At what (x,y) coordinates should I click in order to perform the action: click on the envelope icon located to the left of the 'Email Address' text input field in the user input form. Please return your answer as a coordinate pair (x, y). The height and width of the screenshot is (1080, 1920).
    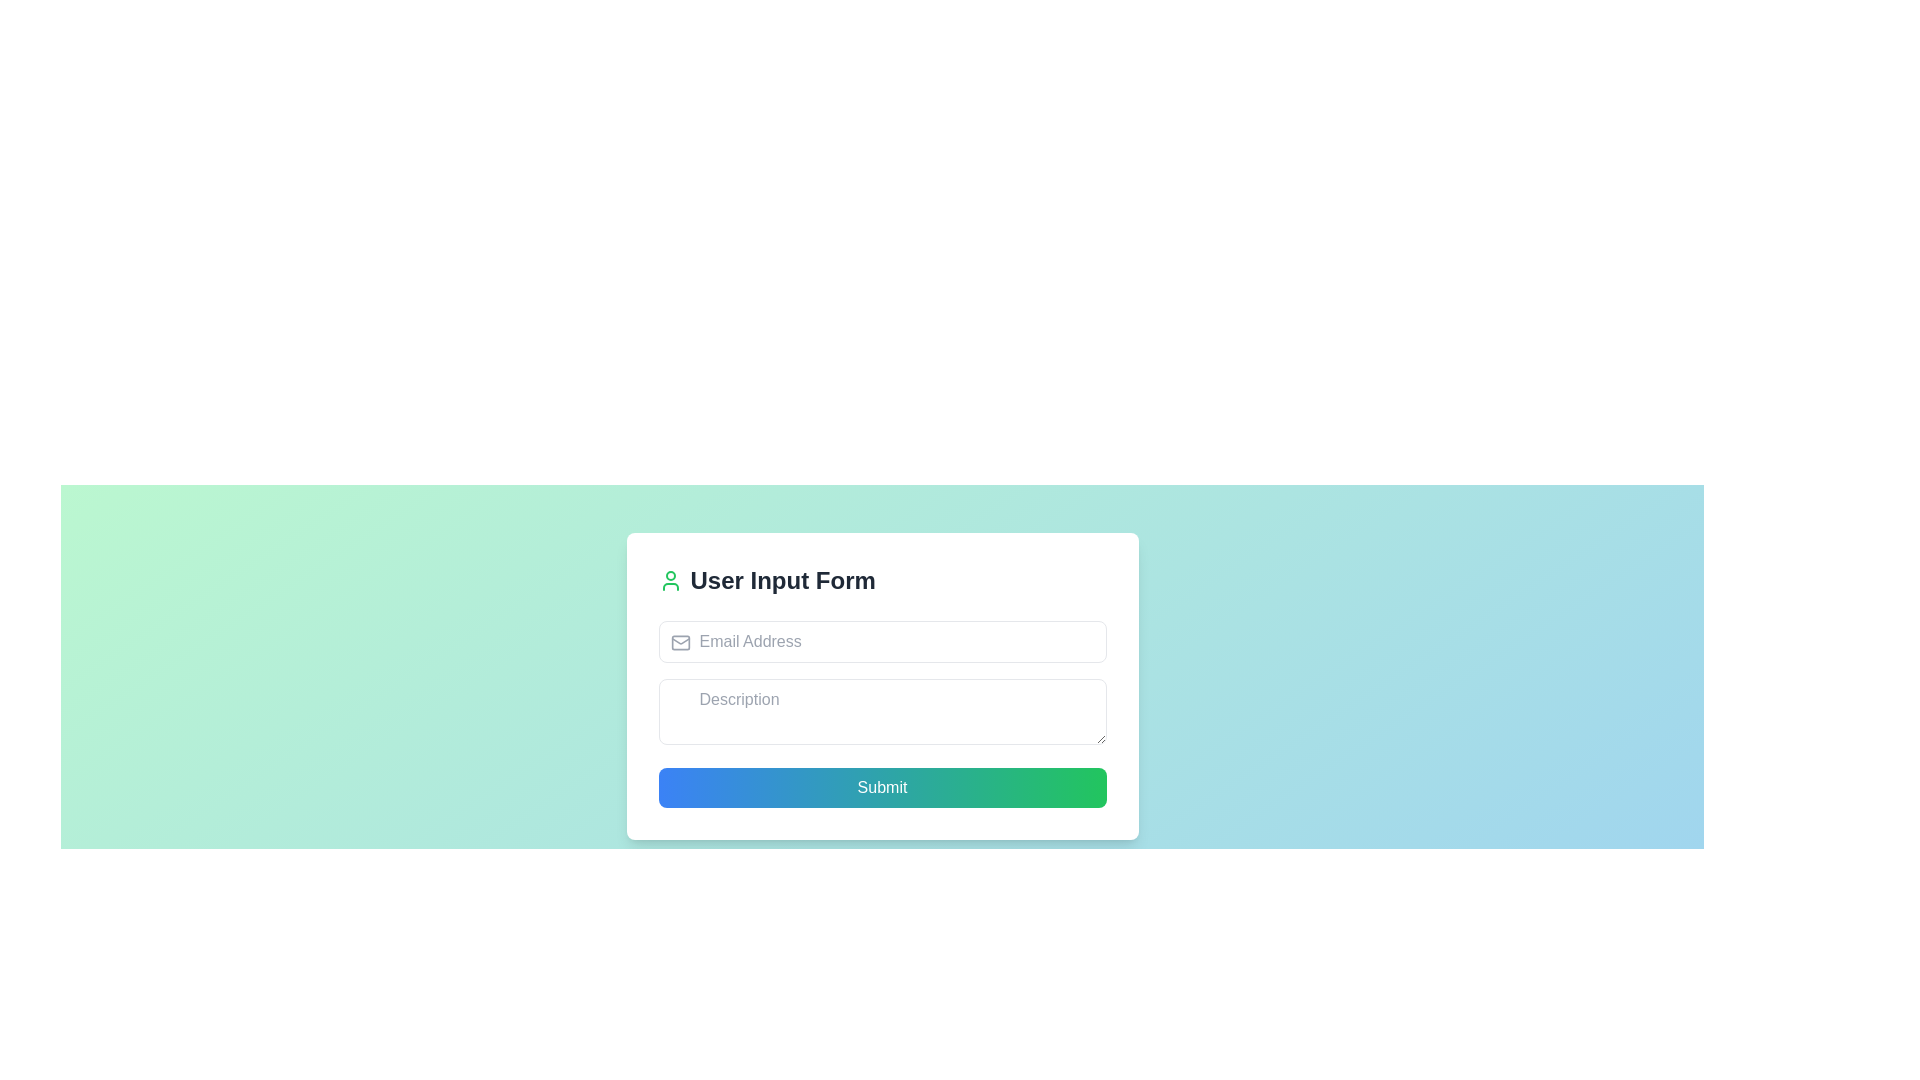
    Looking at the image, I should click on (680, 643).